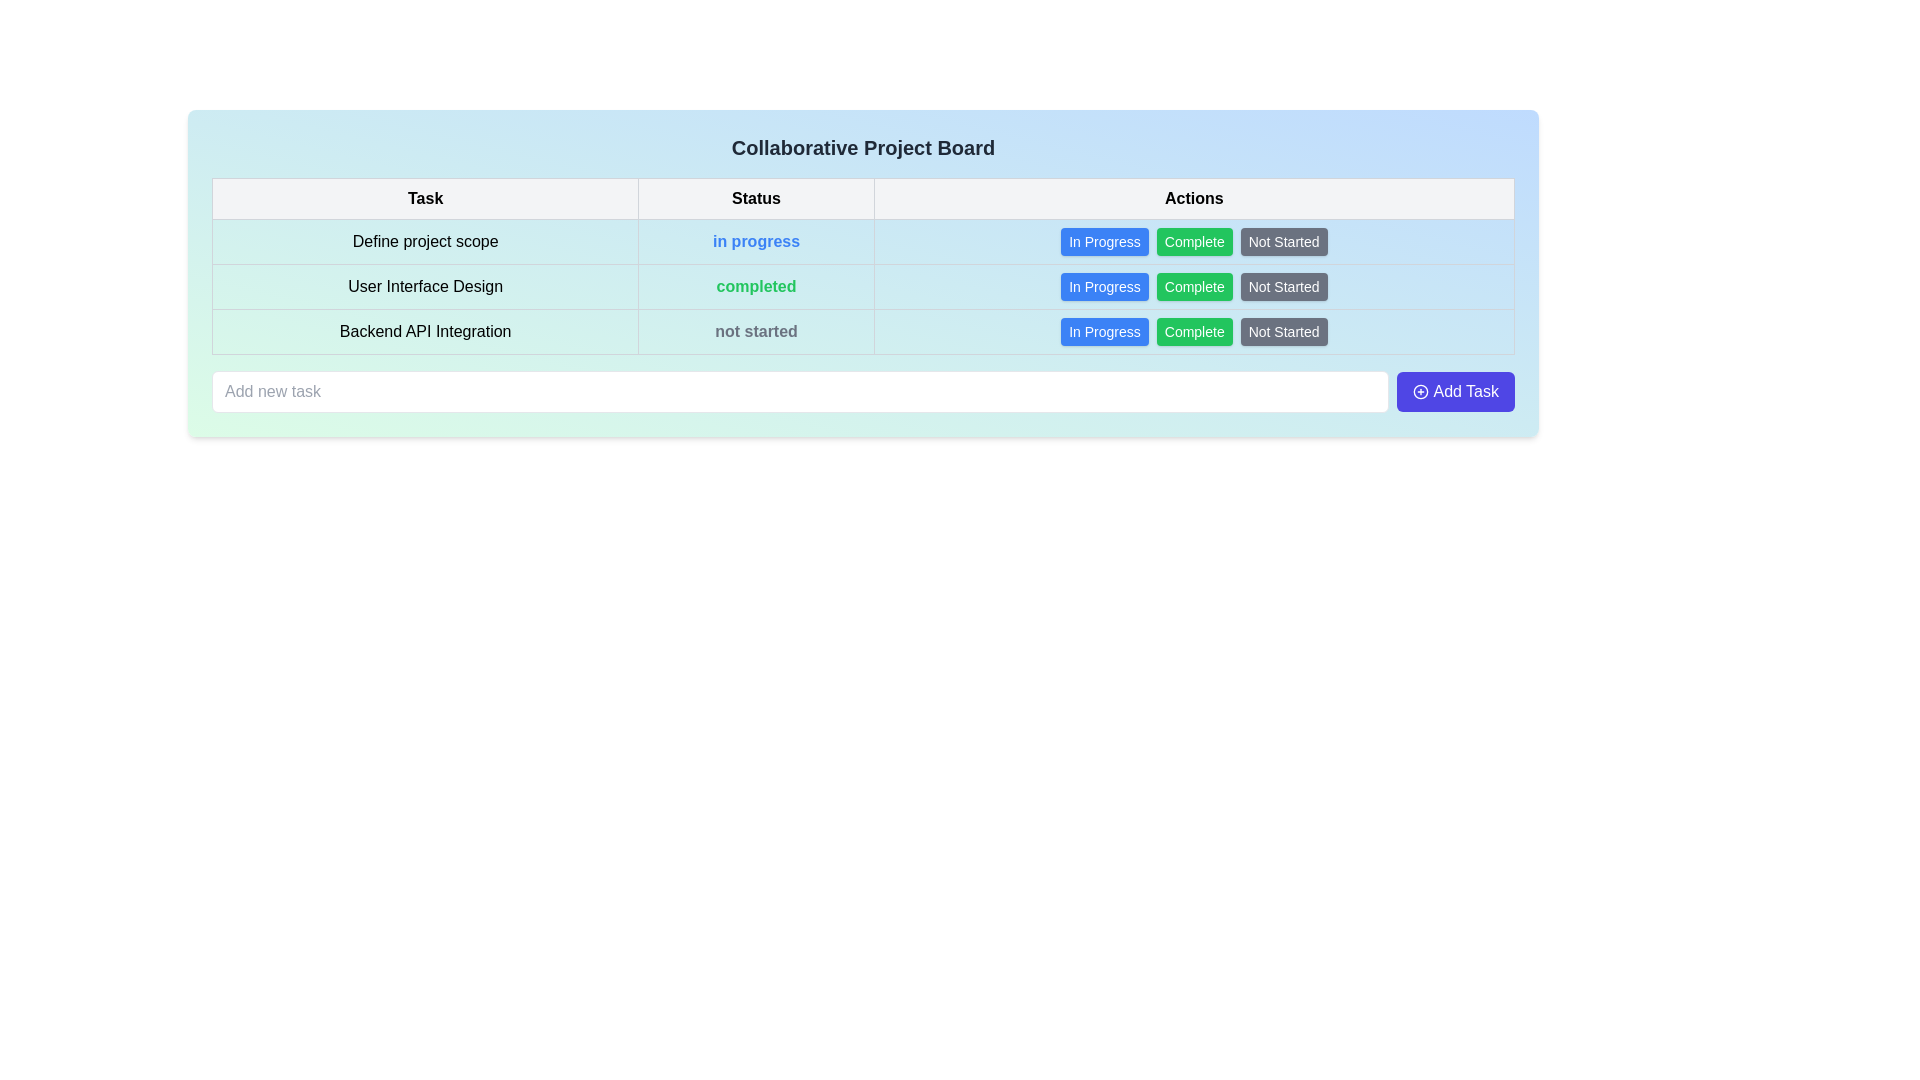 The height and width of the screenshot is (1080, 1920). What do you see at coordinates (424, 199) in the screenshot?
I see `the 'Task' column header, which is the leftmost heading in a table layout` at bounding box center [424, 199].